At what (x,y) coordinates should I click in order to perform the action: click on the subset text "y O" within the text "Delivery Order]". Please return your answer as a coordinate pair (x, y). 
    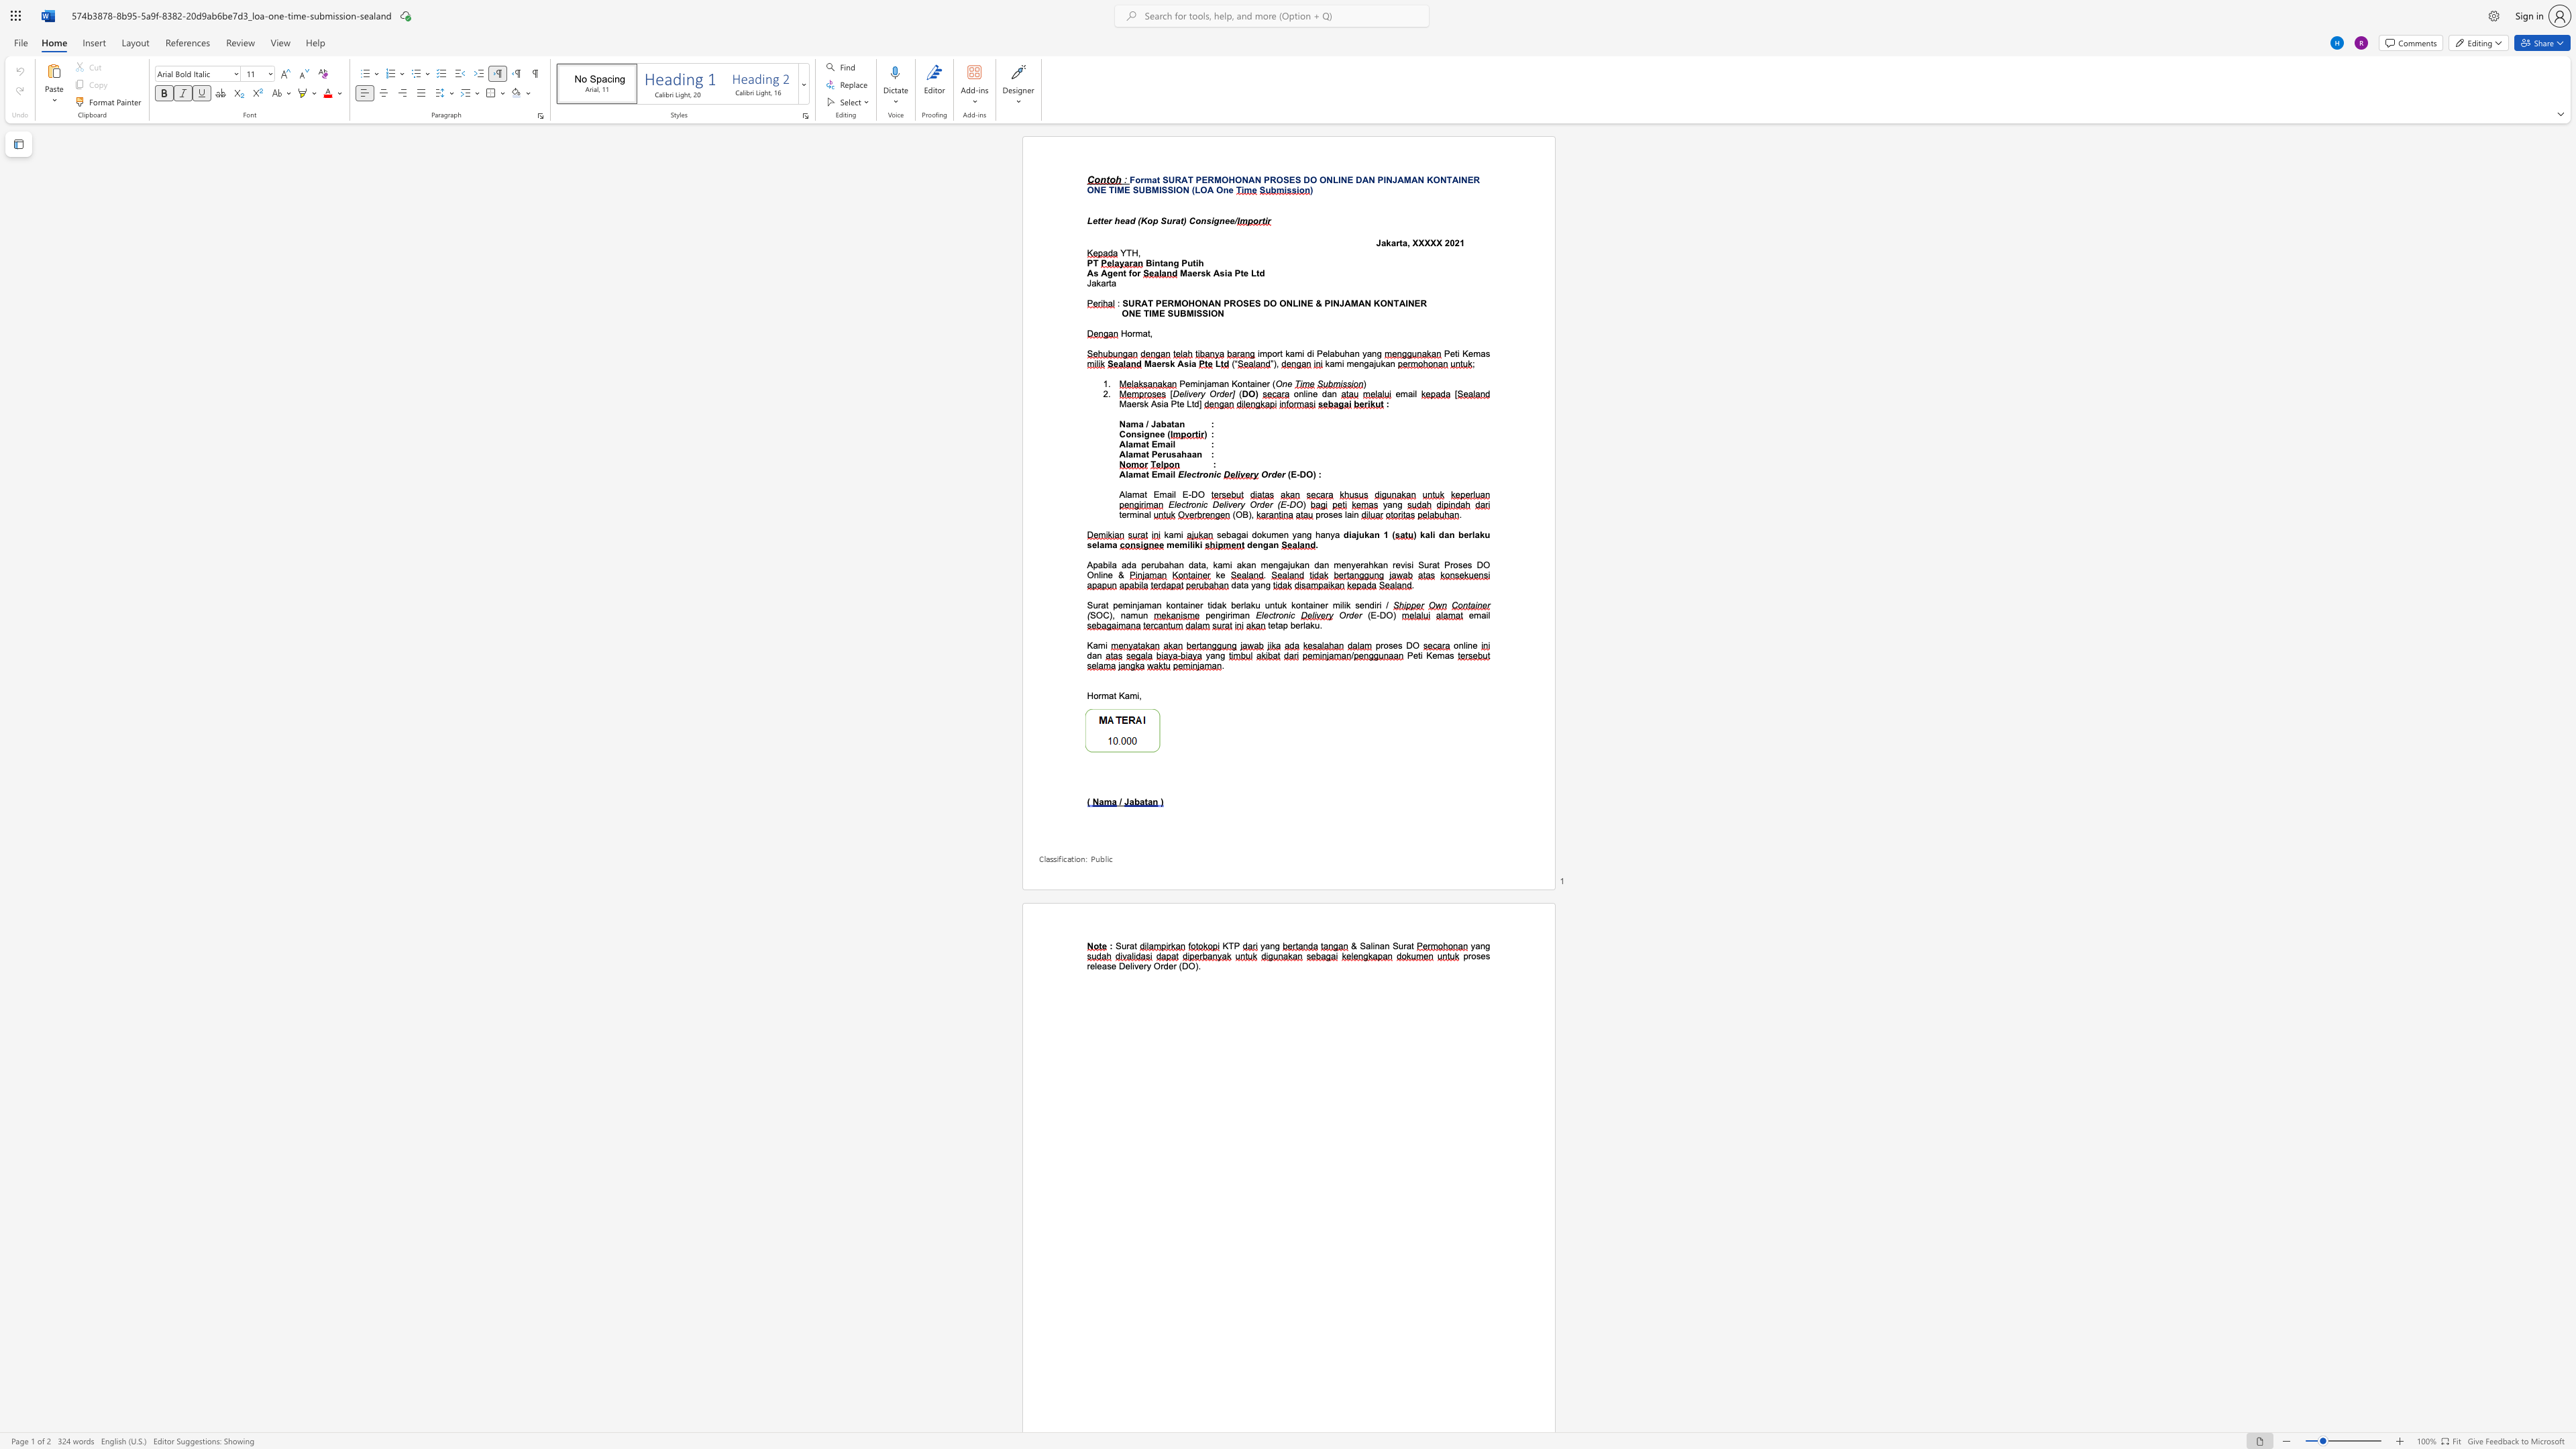
    Looking at the image, I should click on (1200, 394).